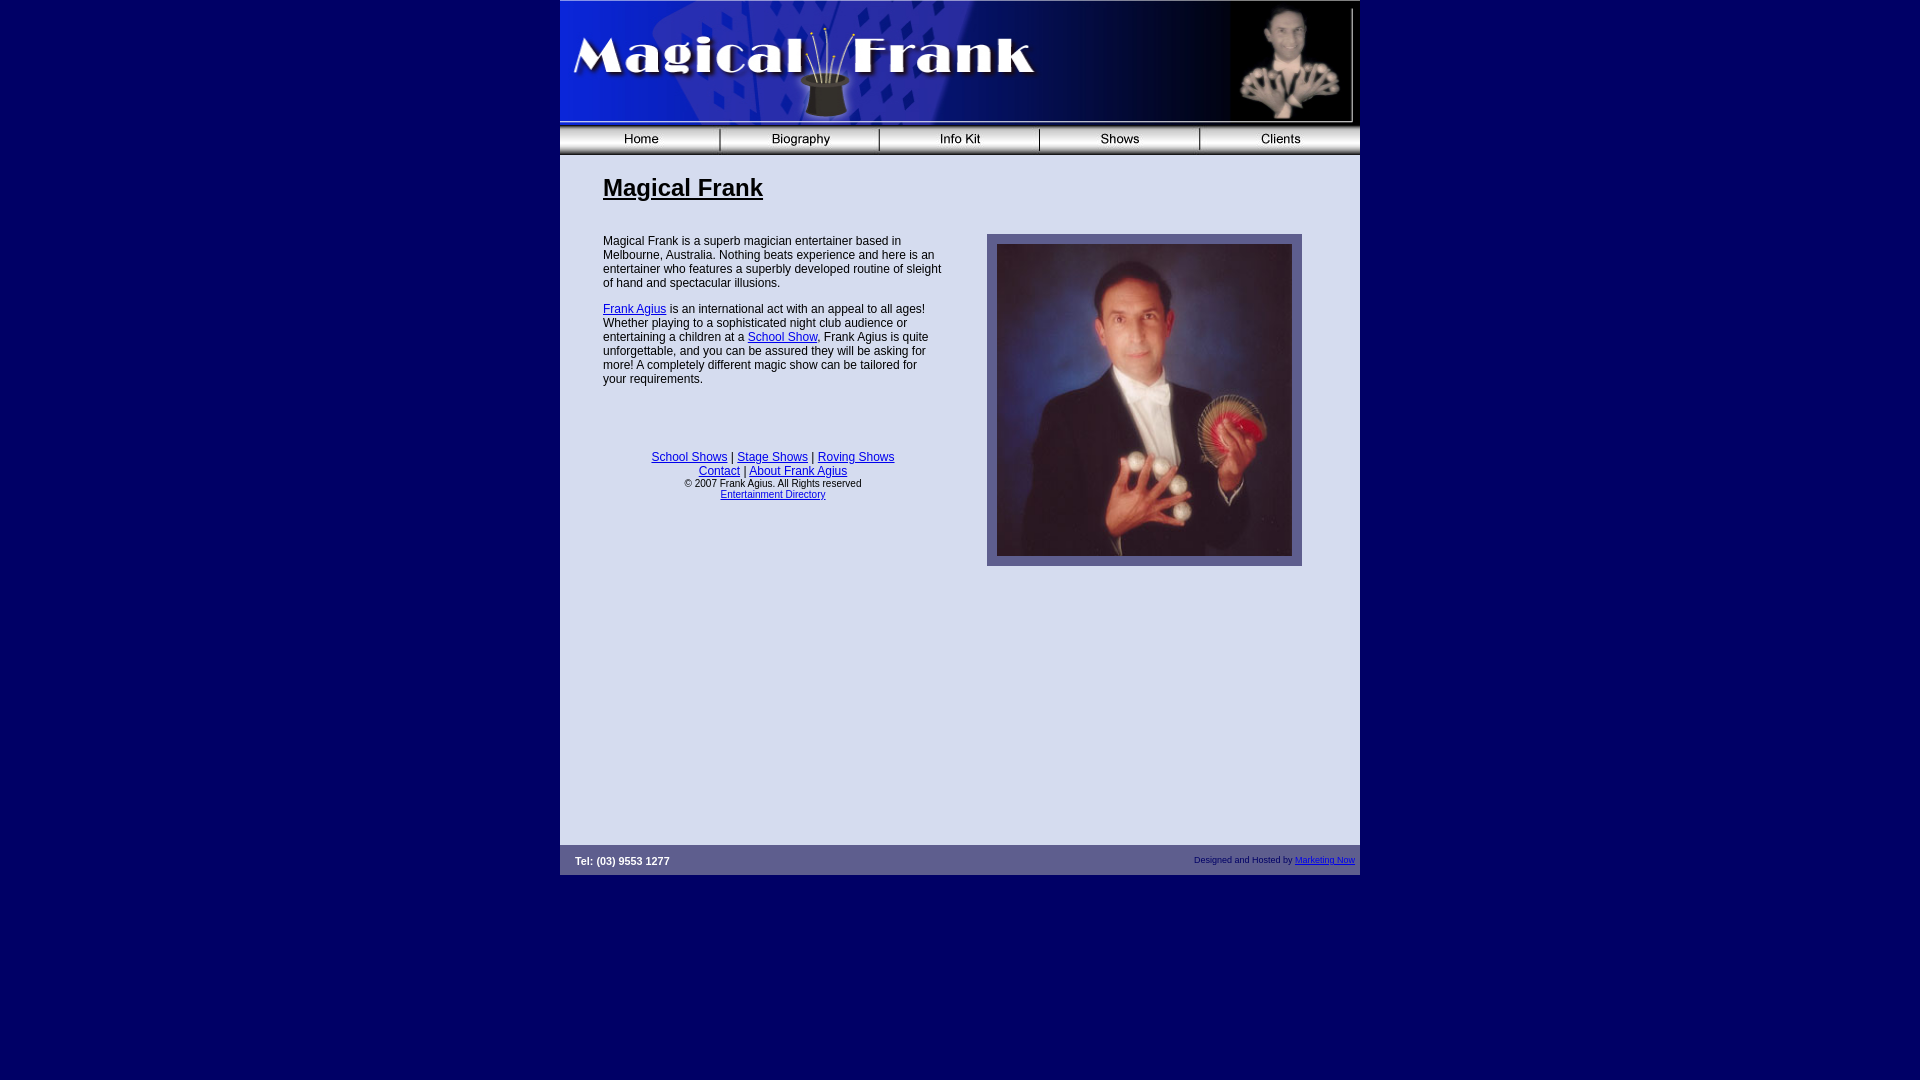 This screenshot has width=1920, height=1080. What do you see at coordinates (747, 335) in the screenshot?
I see `'School Show'` at bounding box center [747, 335].